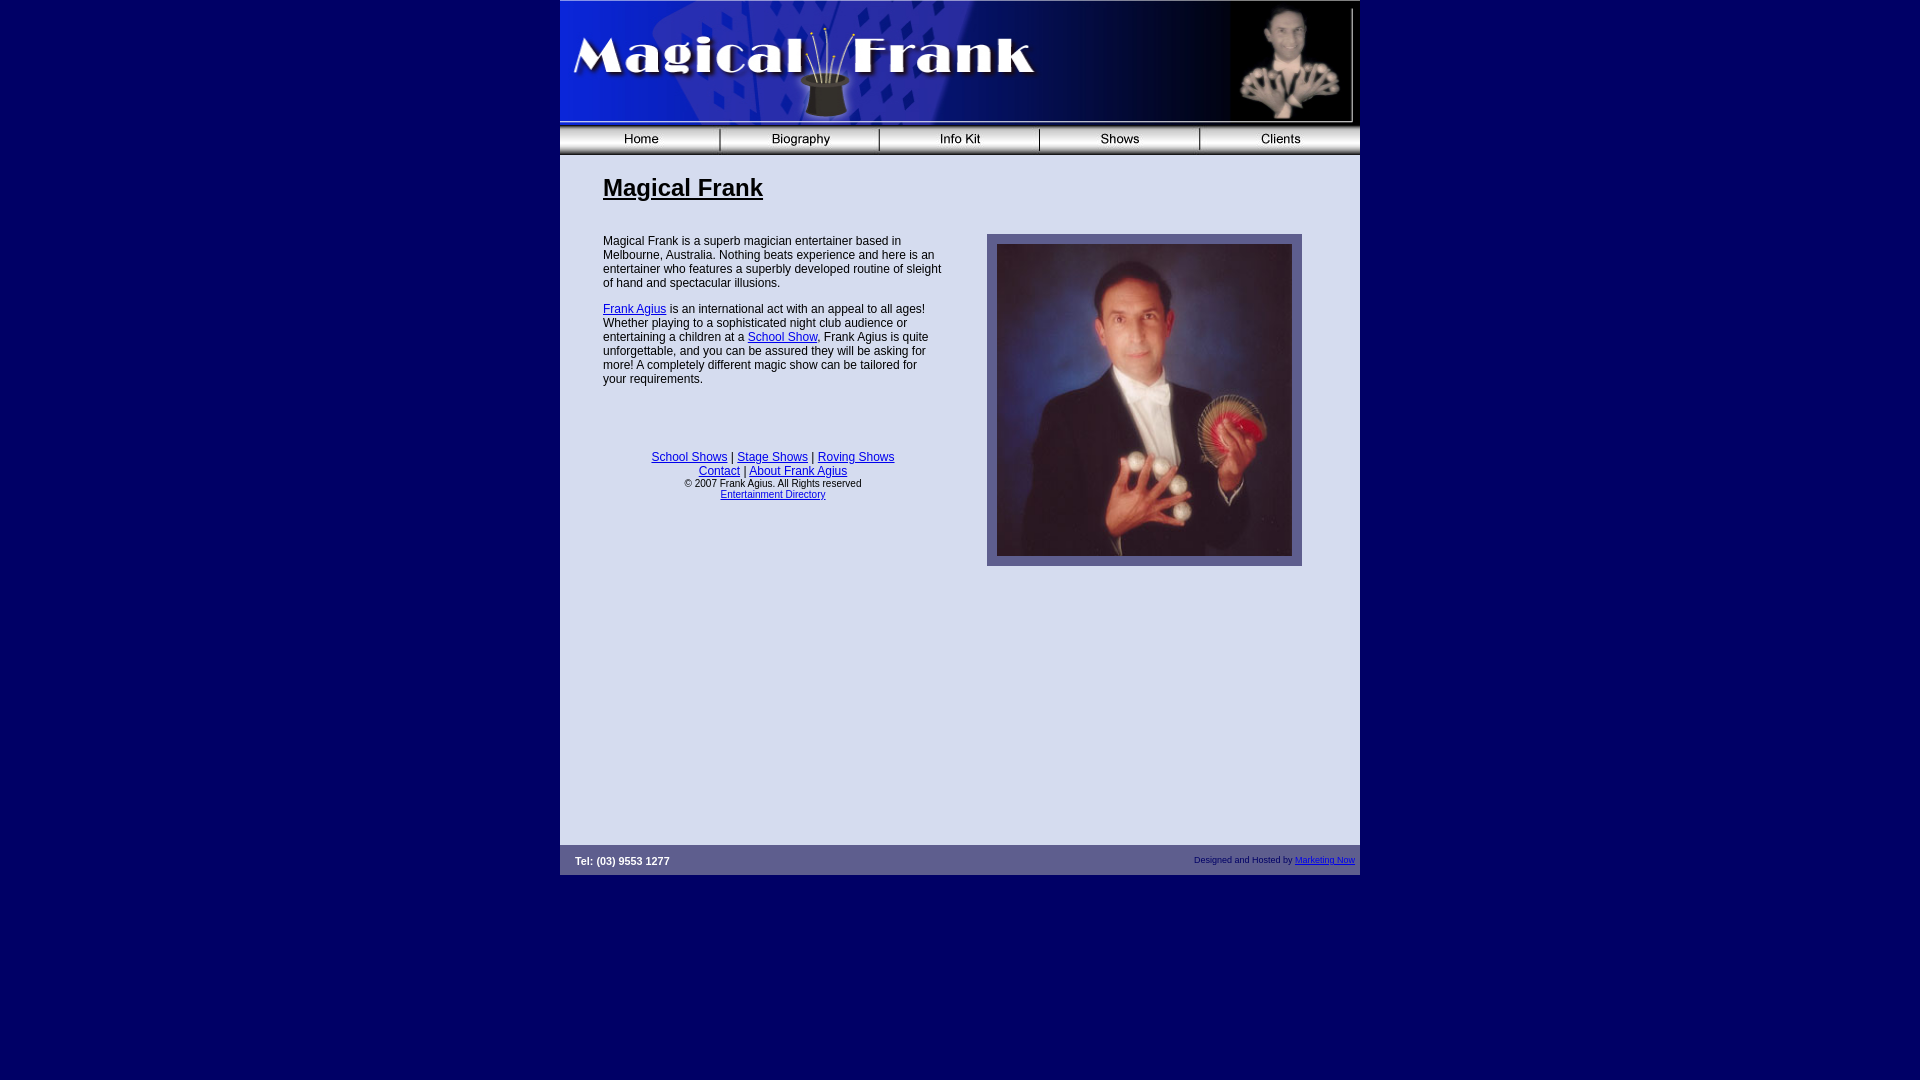 This screenshot has width=1920, height=1080. What do you see at coordinates (747, 335) in the screenshot?
I see `'School Show'` at bounding box center [747, 335].